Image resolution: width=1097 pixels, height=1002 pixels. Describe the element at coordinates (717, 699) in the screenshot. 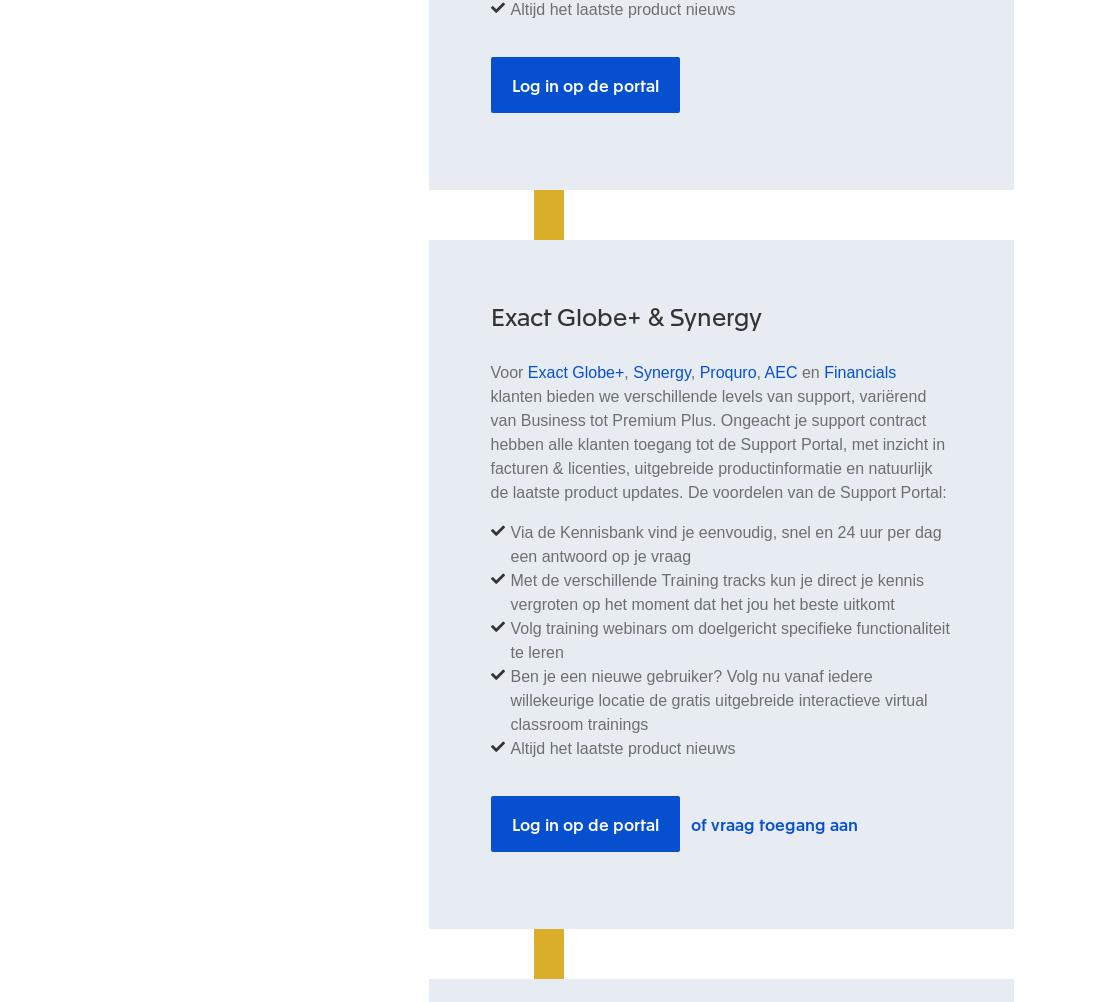

I see `'Ben je een nieuwe gebruiker? Volg nu vanaf iedere willekeurige locatie de gratis uitgebreide interactieve virtual classroom trainings'` at that location.